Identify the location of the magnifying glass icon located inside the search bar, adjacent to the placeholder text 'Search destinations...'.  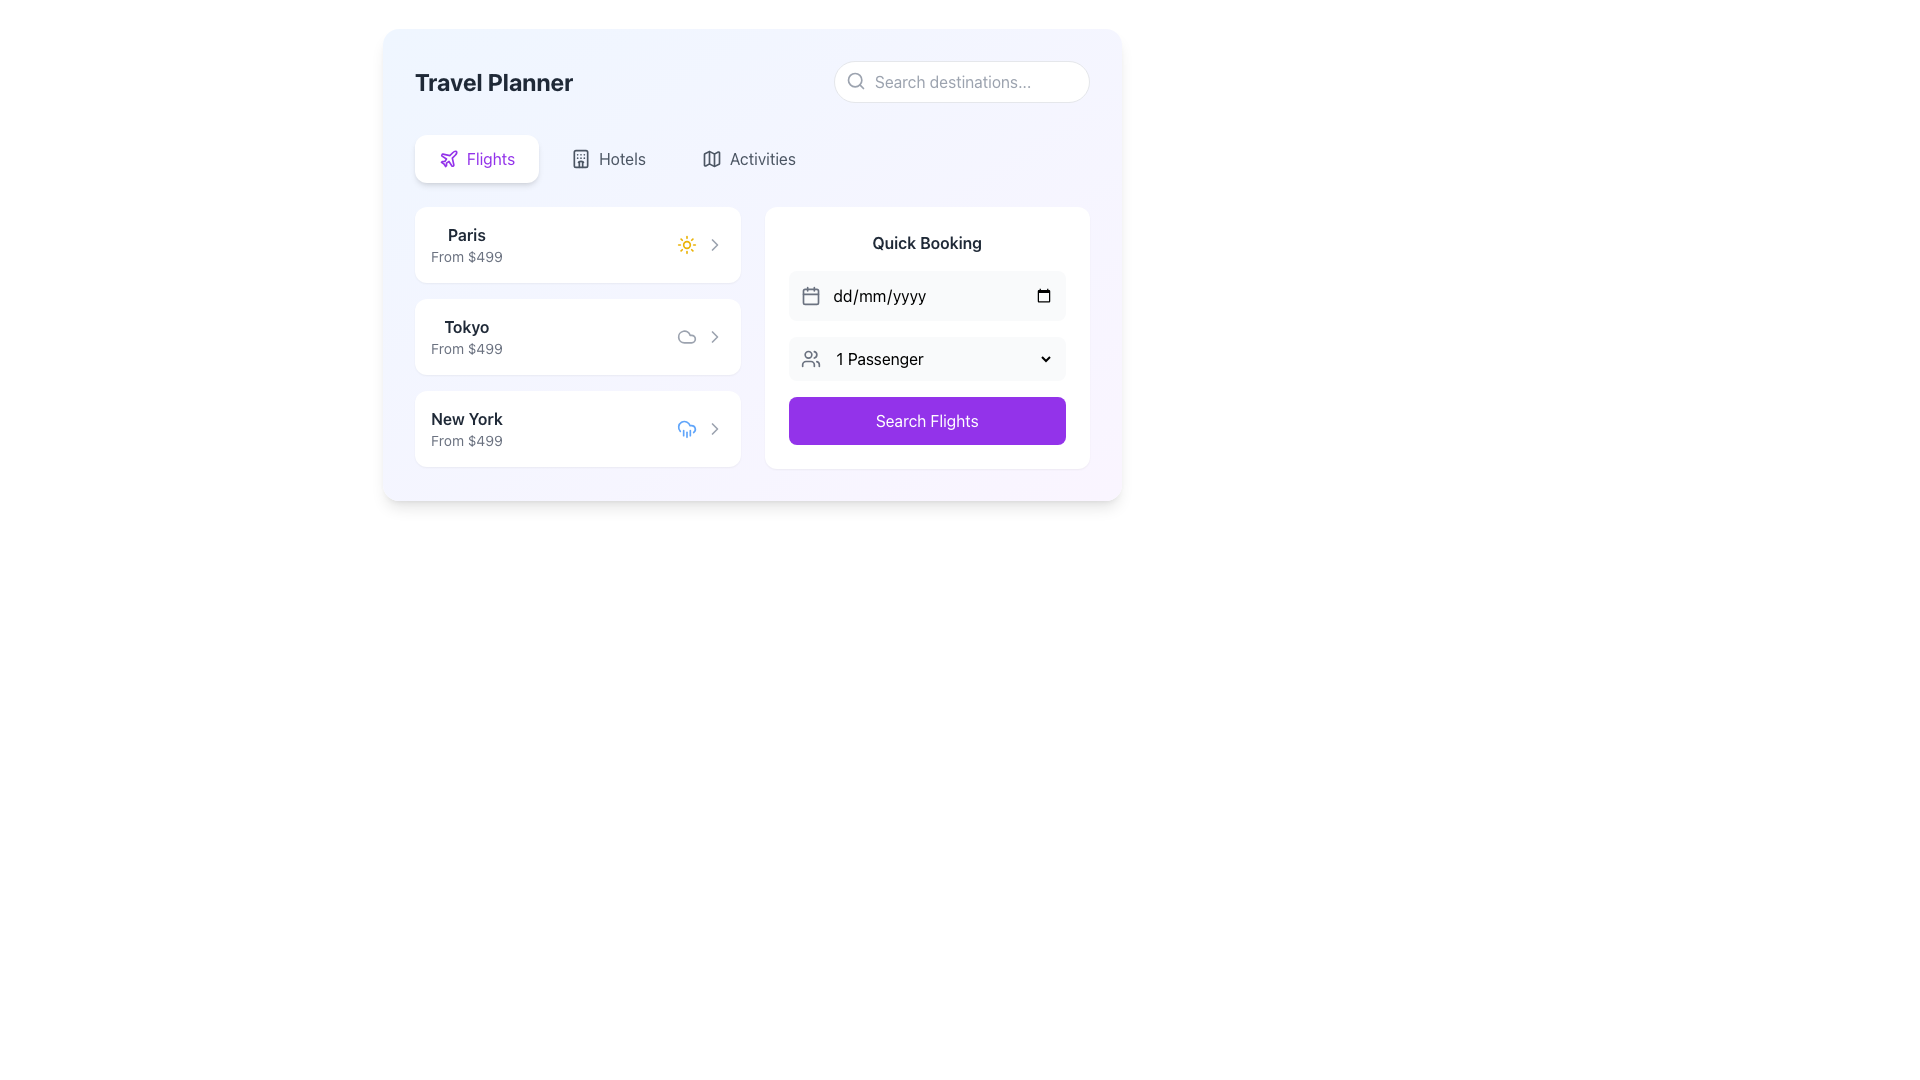
(855, 80).